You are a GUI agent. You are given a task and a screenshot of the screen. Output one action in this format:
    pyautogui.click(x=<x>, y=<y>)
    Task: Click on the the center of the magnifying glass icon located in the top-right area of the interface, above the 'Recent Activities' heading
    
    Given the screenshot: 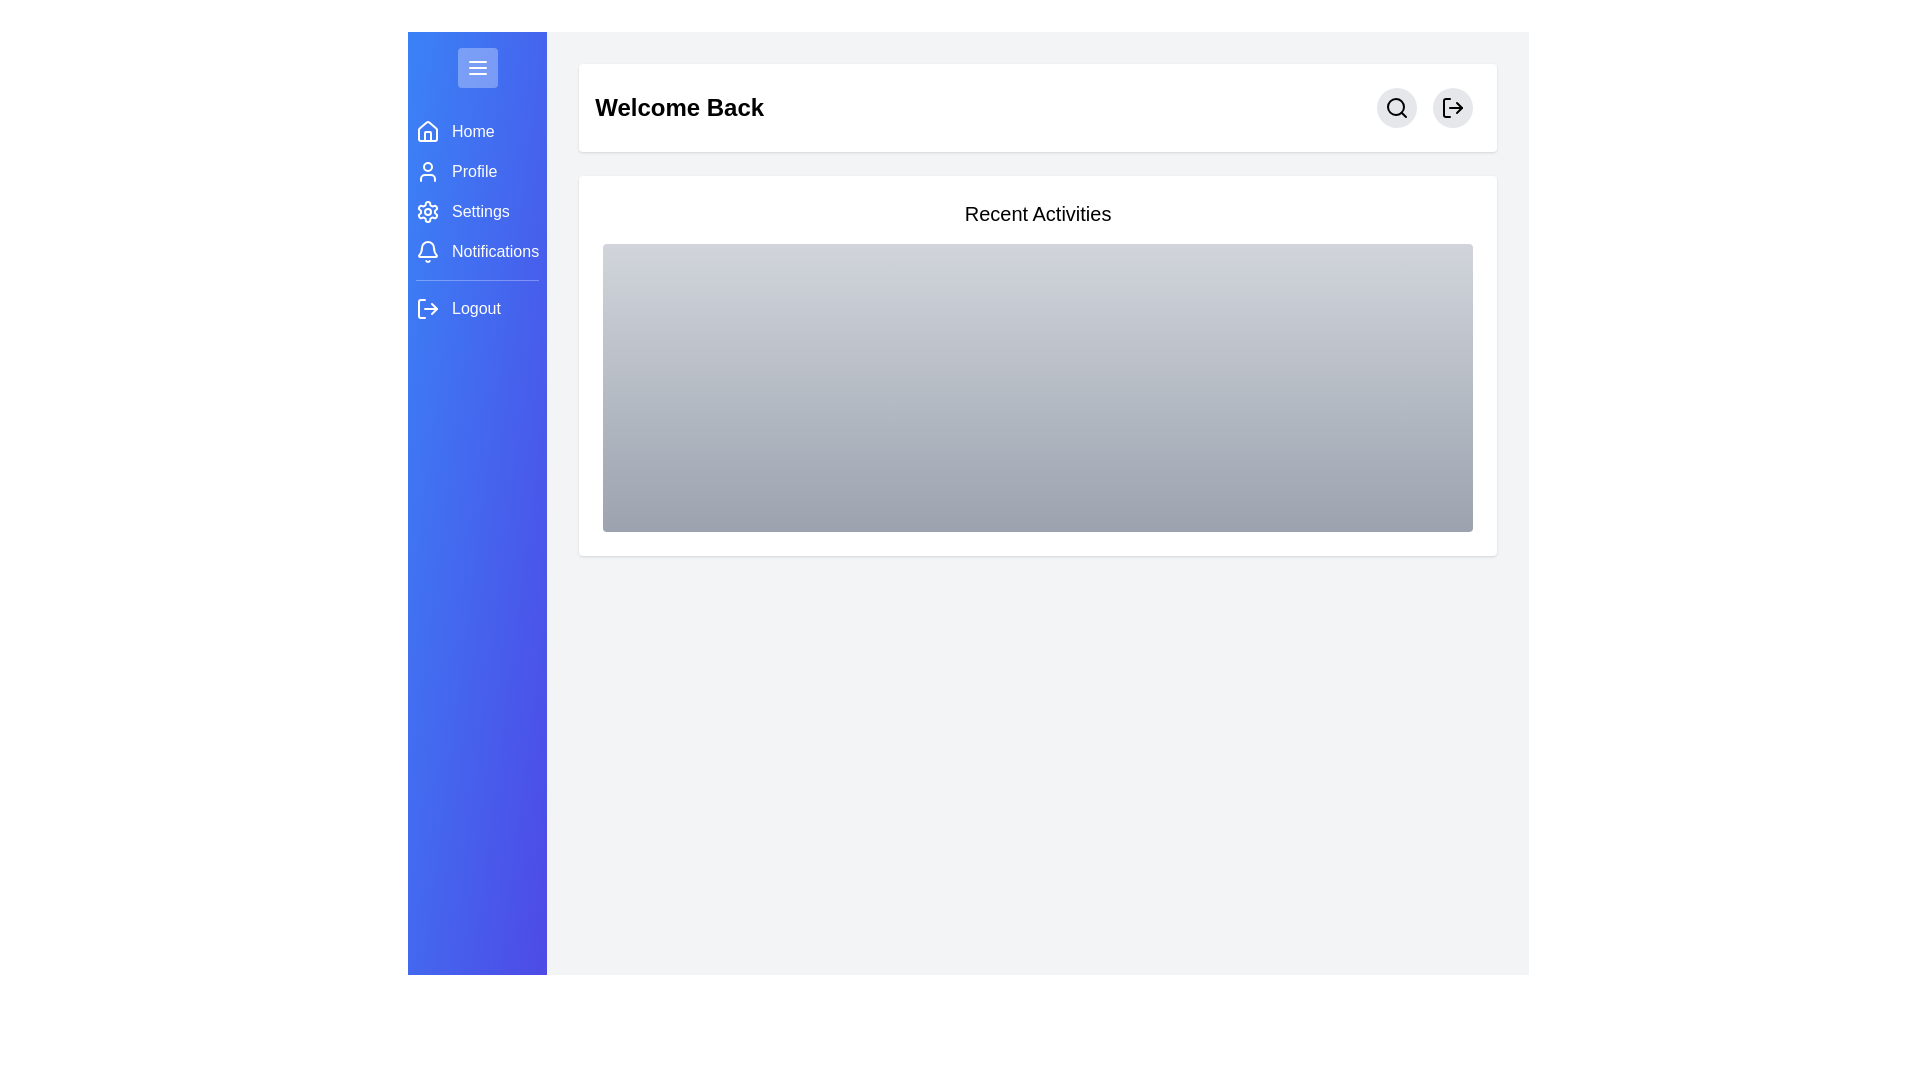 What is the action you would take?
    pyautogui.click(x=1395, y=107)
    